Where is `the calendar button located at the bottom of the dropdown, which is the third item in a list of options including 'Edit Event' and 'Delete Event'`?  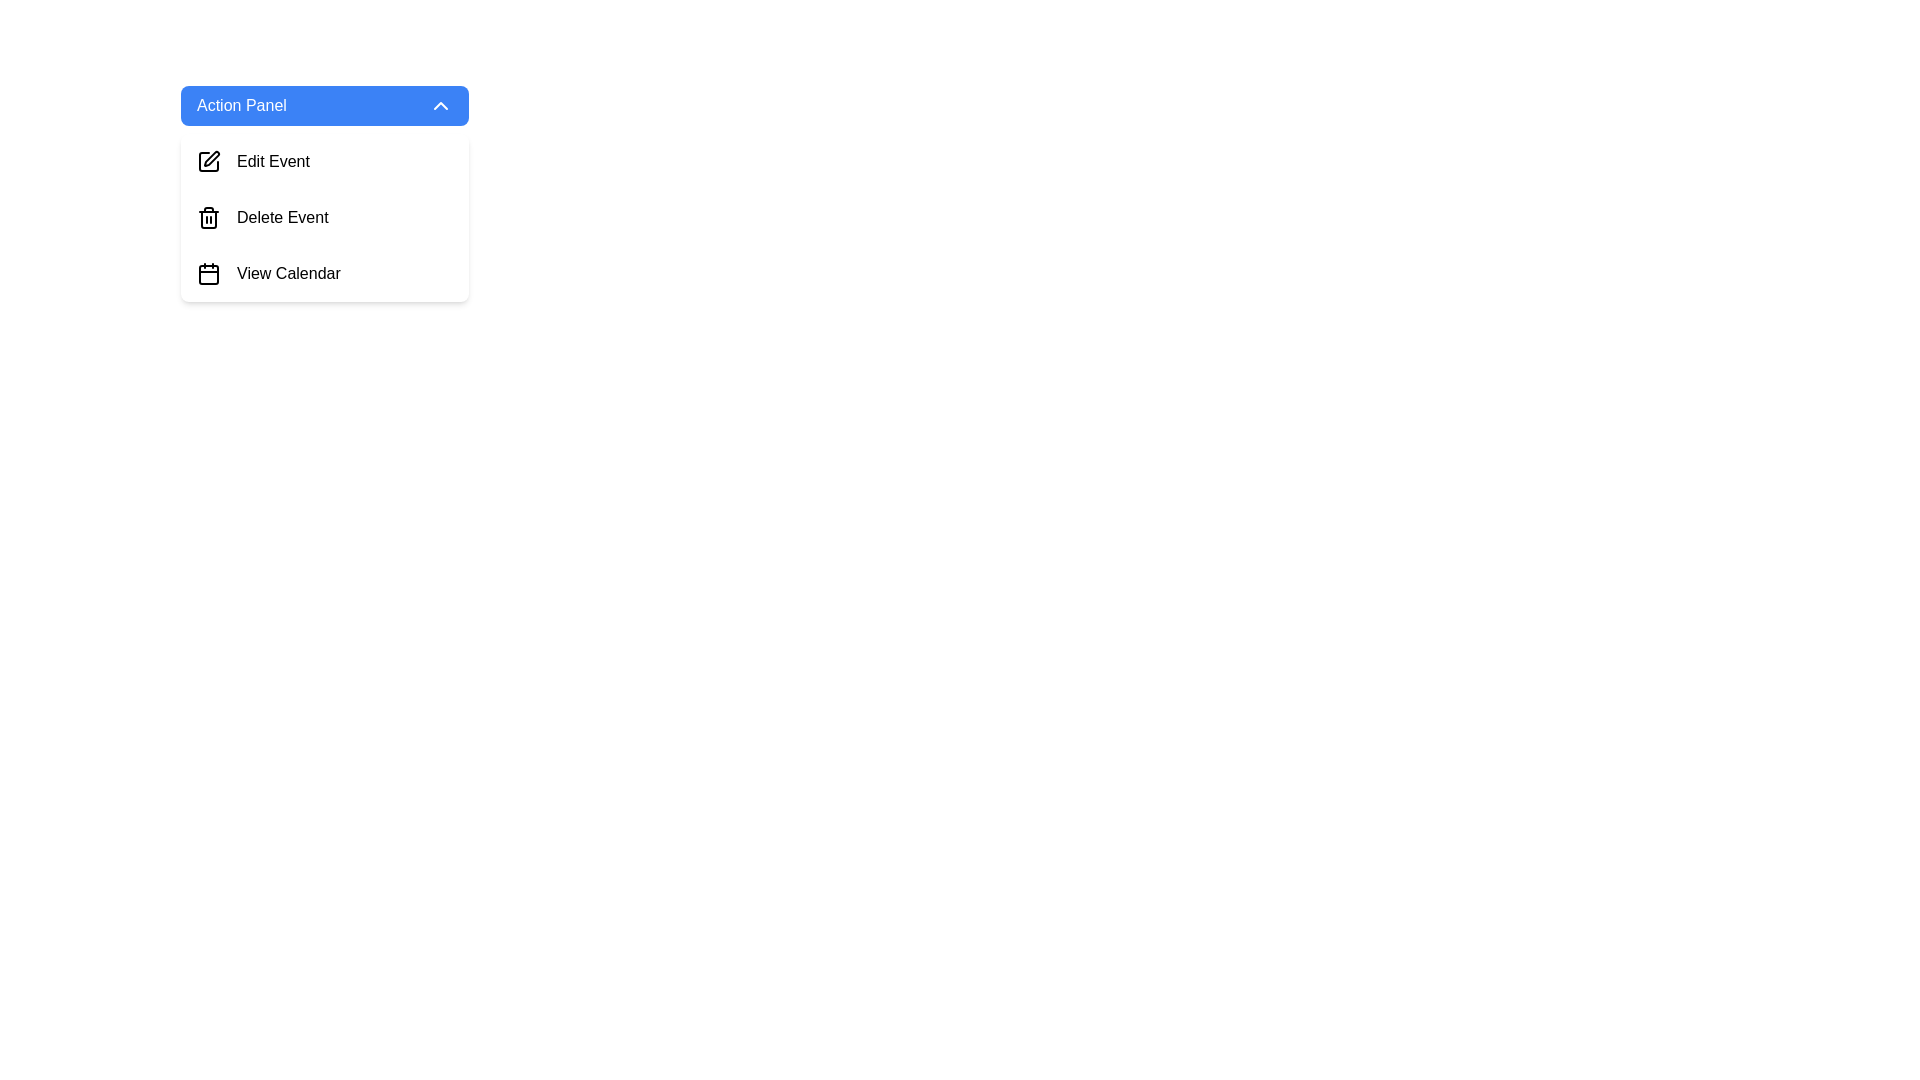
the calendar button located at the bottom of the dropdown, which is the third item in a list of options including 'Edit Event' and 'Delete Event' is located at coordinates (325, 273).